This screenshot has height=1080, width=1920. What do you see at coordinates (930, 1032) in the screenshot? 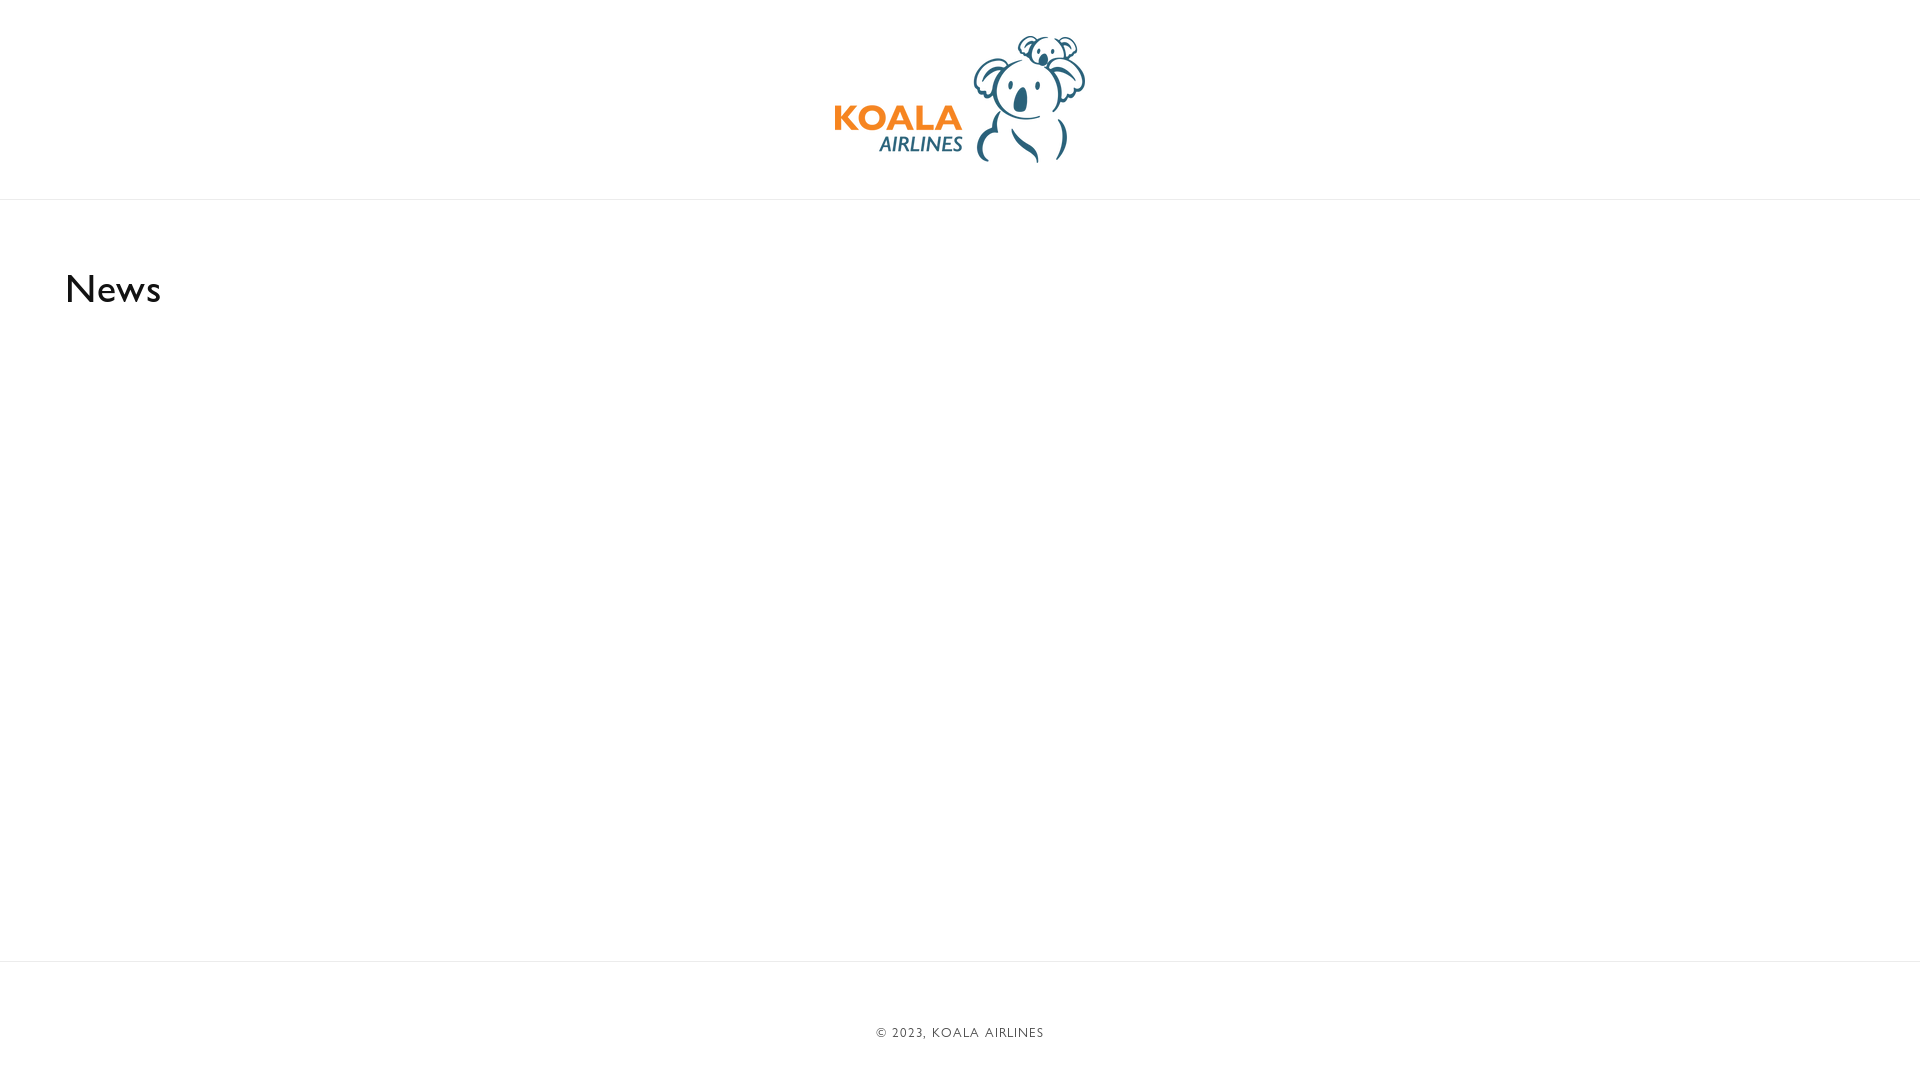
I see `'KOALA AIRLINES'` at bounding box center [930, 1032].